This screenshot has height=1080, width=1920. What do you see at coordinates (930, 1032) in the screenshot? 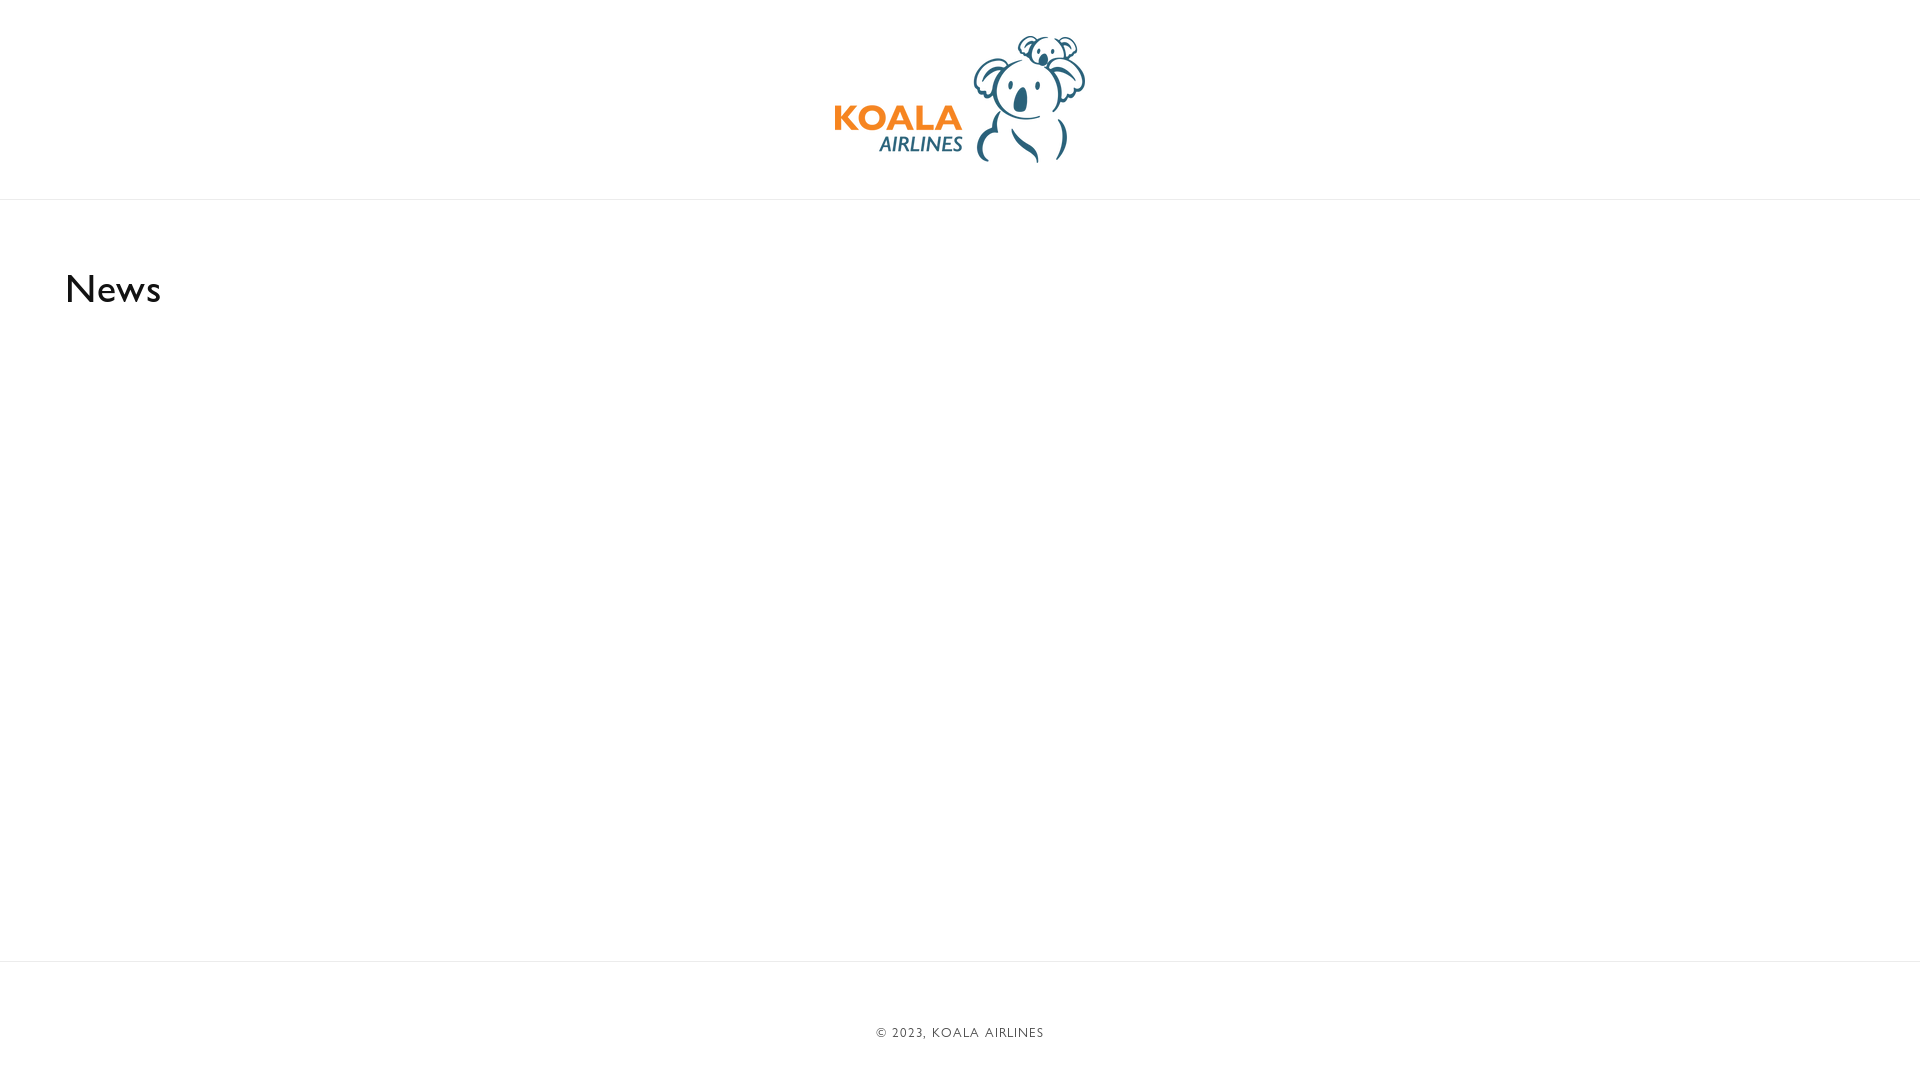
I see `'KOALA AIRLINES'` at bounding box center [930, 1032].